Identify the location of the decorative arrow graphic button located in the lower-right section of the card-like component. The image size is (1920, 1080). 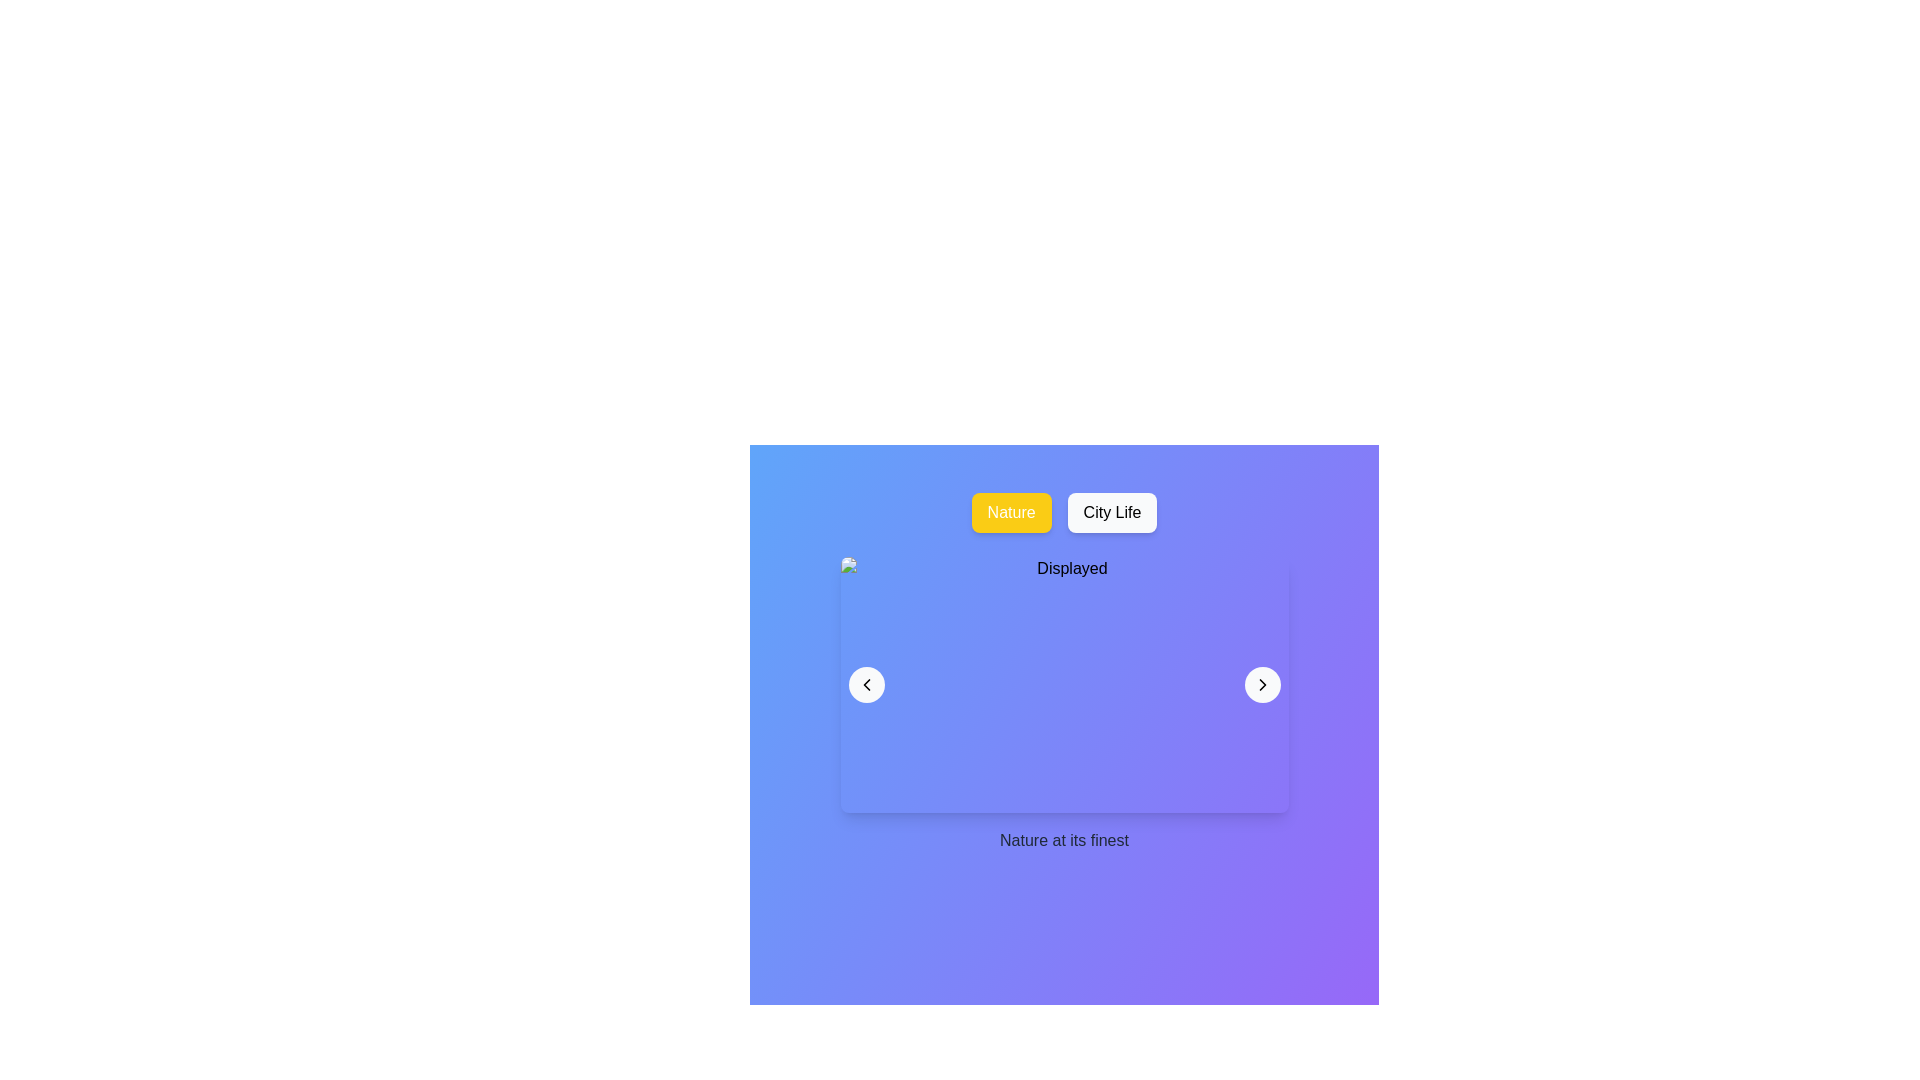
(1261, 684).